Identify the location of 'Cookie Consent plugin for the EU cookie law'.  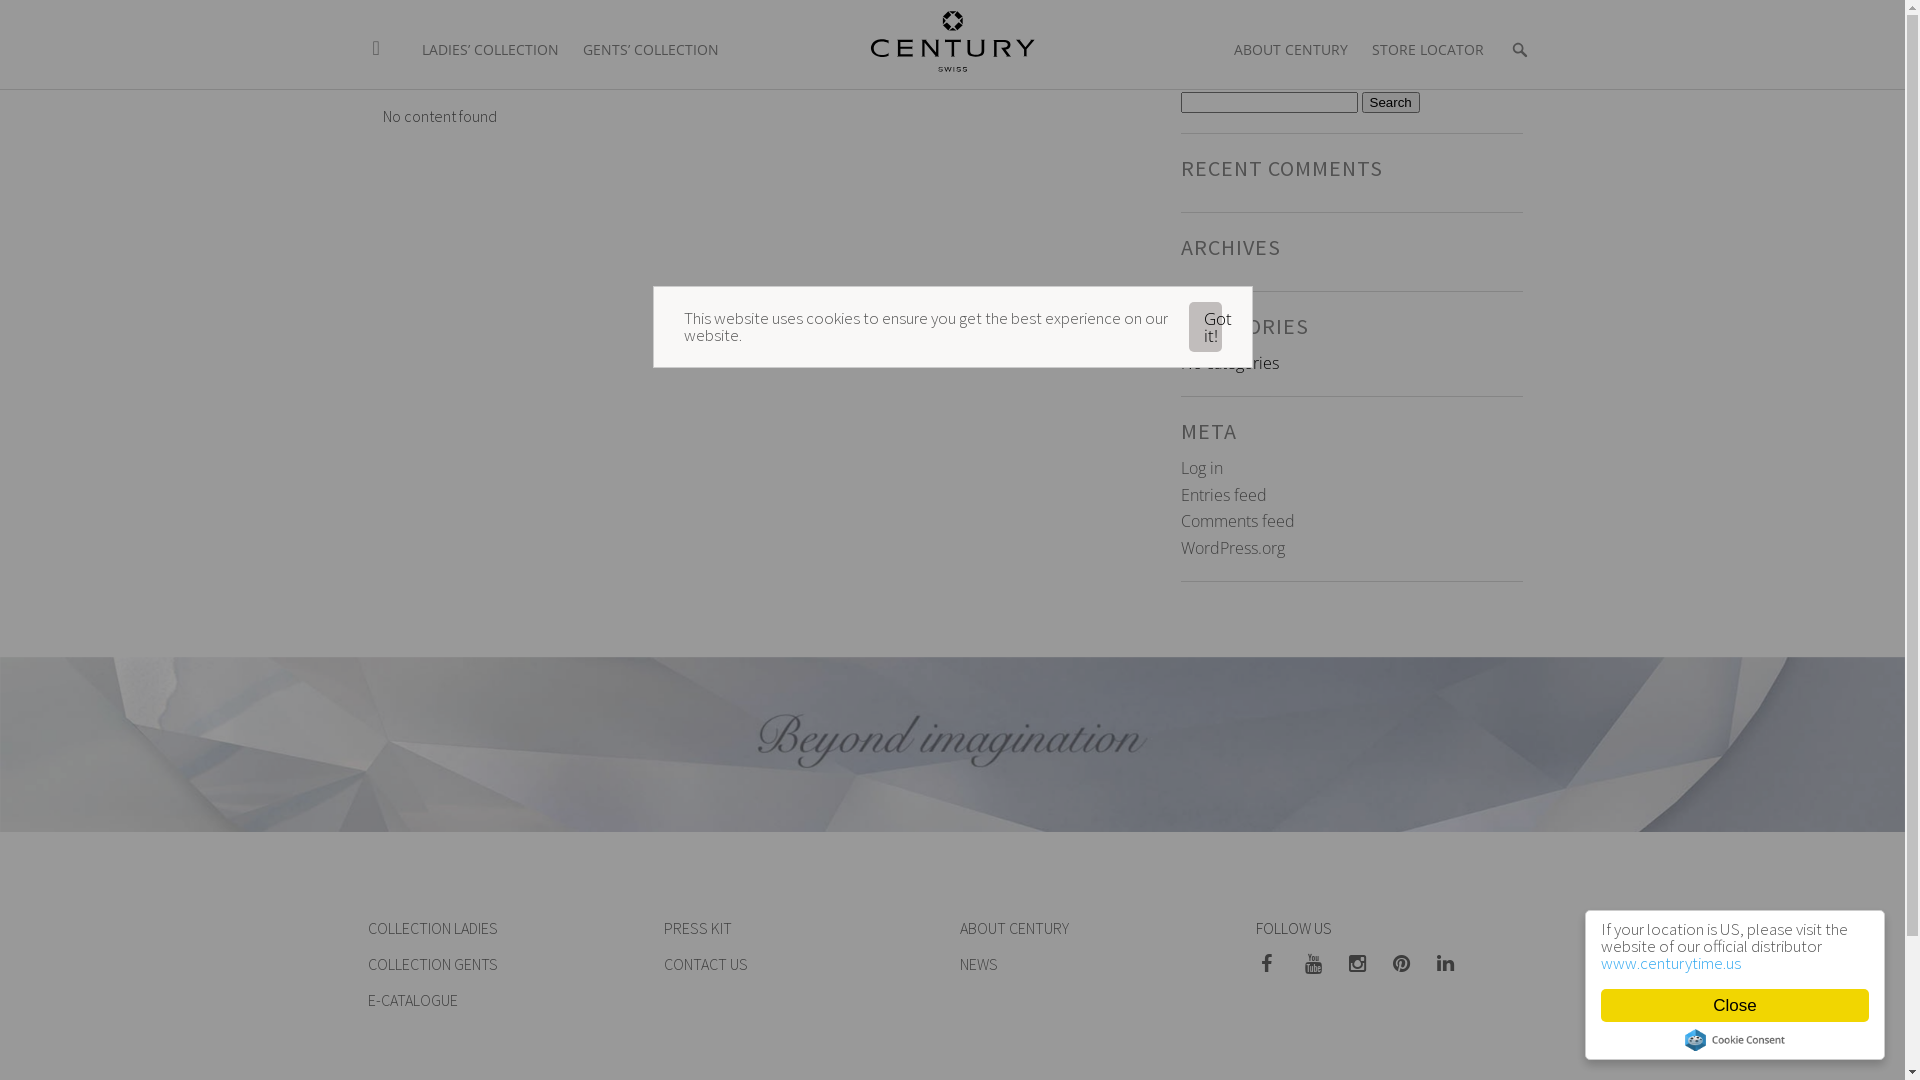
(1683, 1039).